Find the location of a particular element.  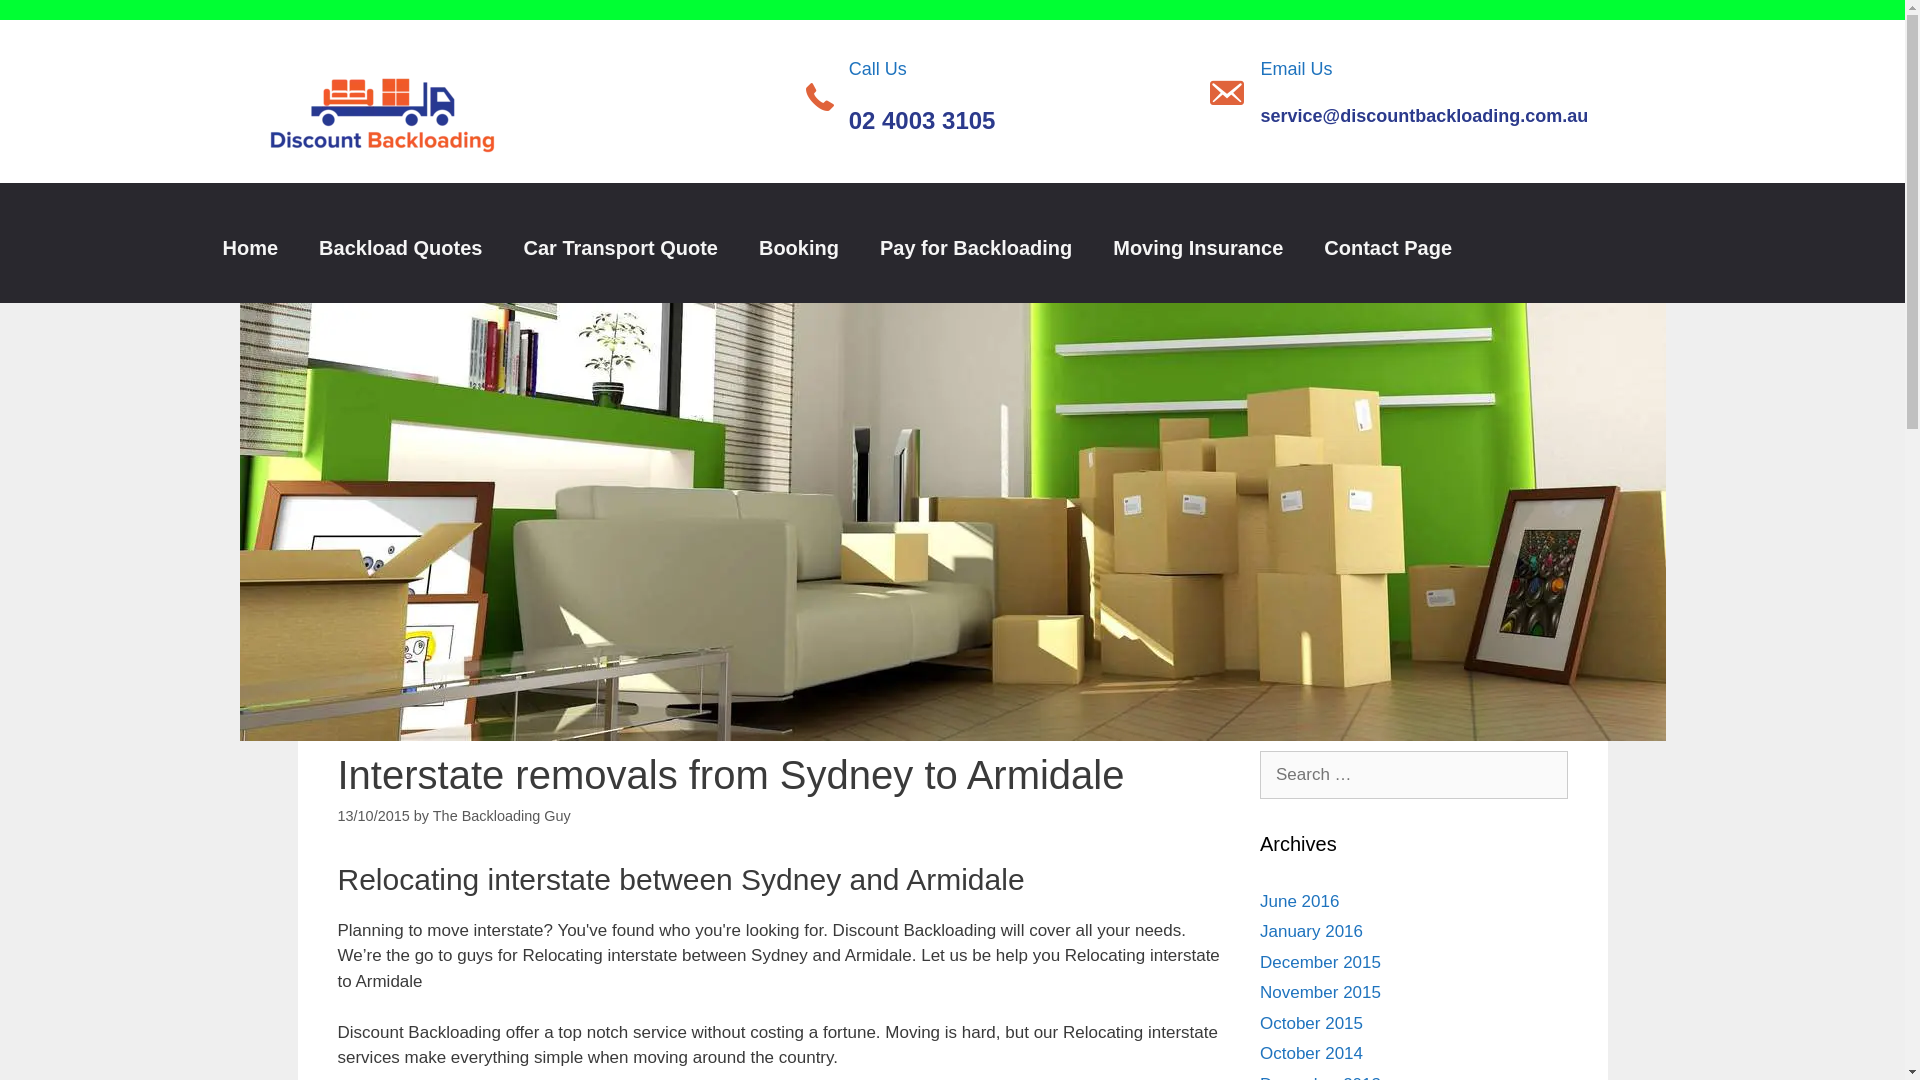

'Pay for Backloading' is located at coordinates (975, 246).